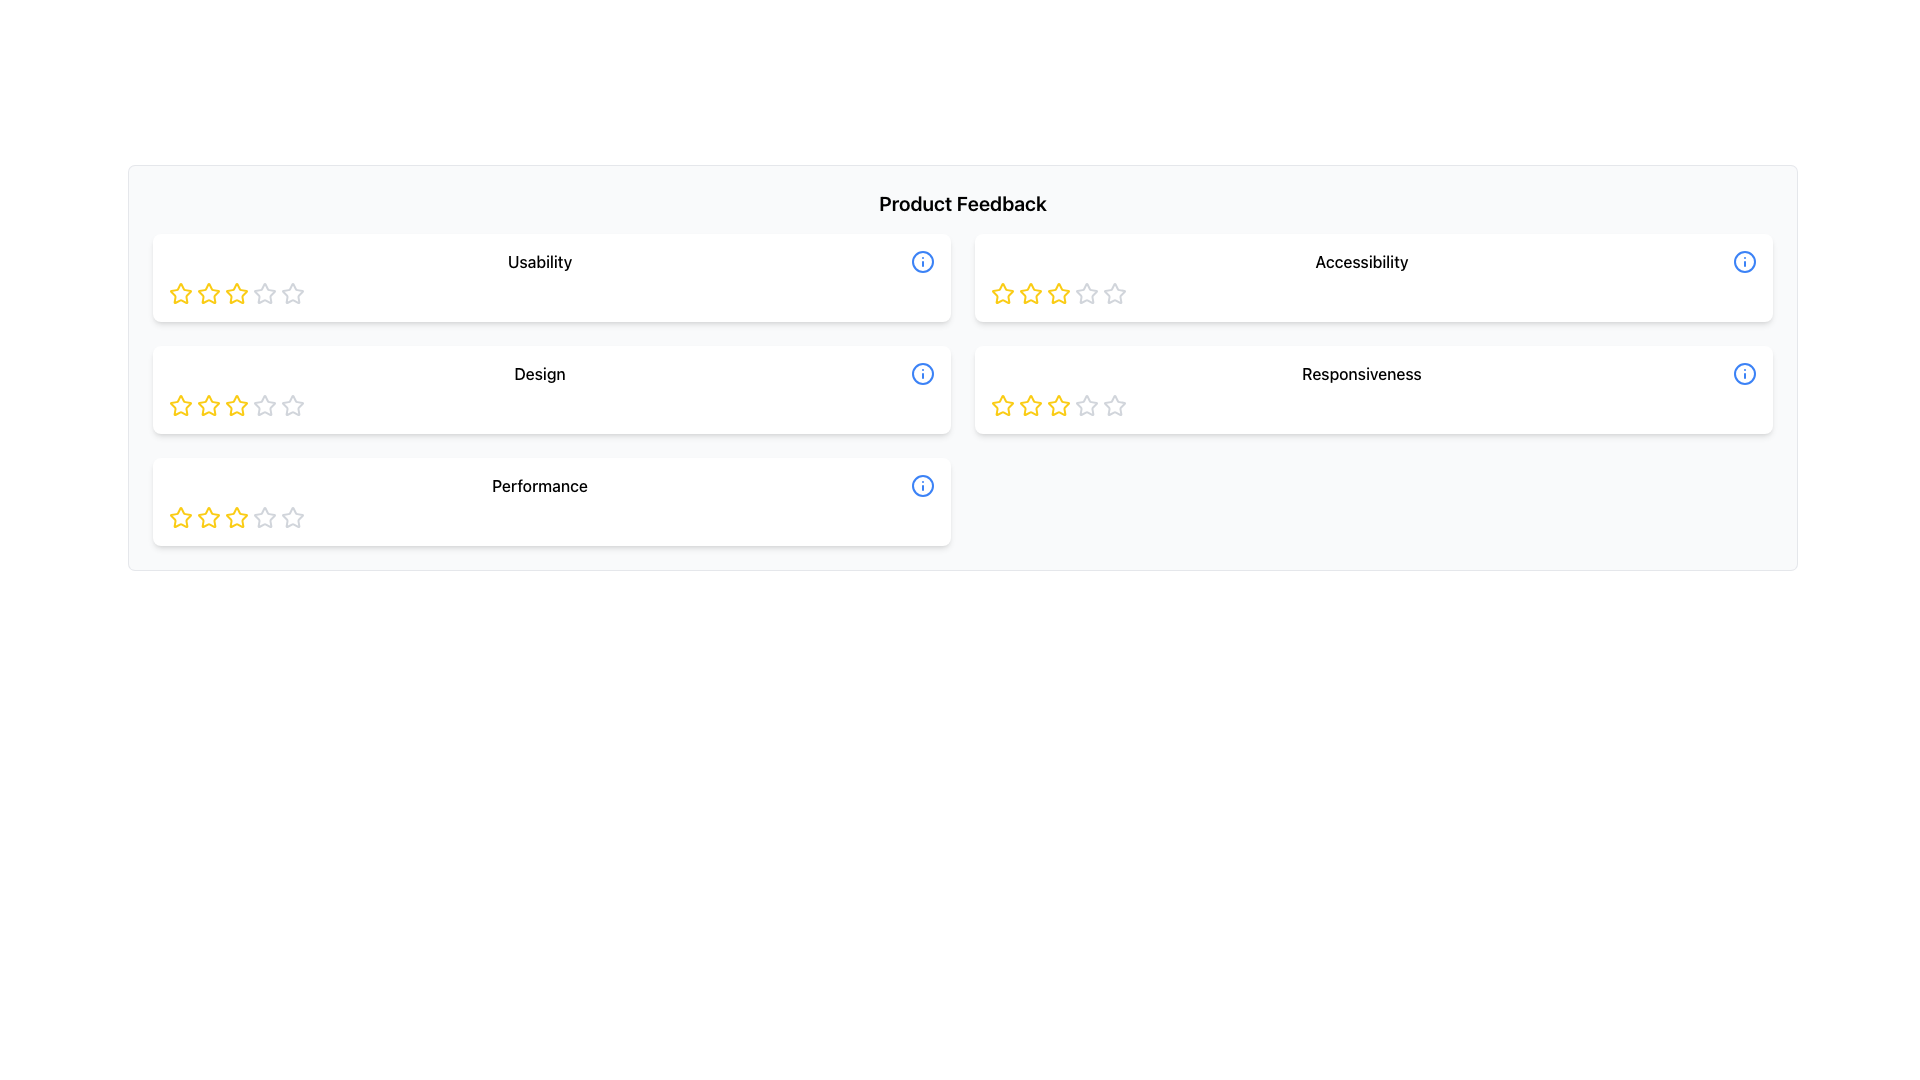 The height and width of the screenshot is (1080, 1920). I want to click on the third yellow star icon outlined in black in the 'Performance' category's rating section, so click(209, 516).